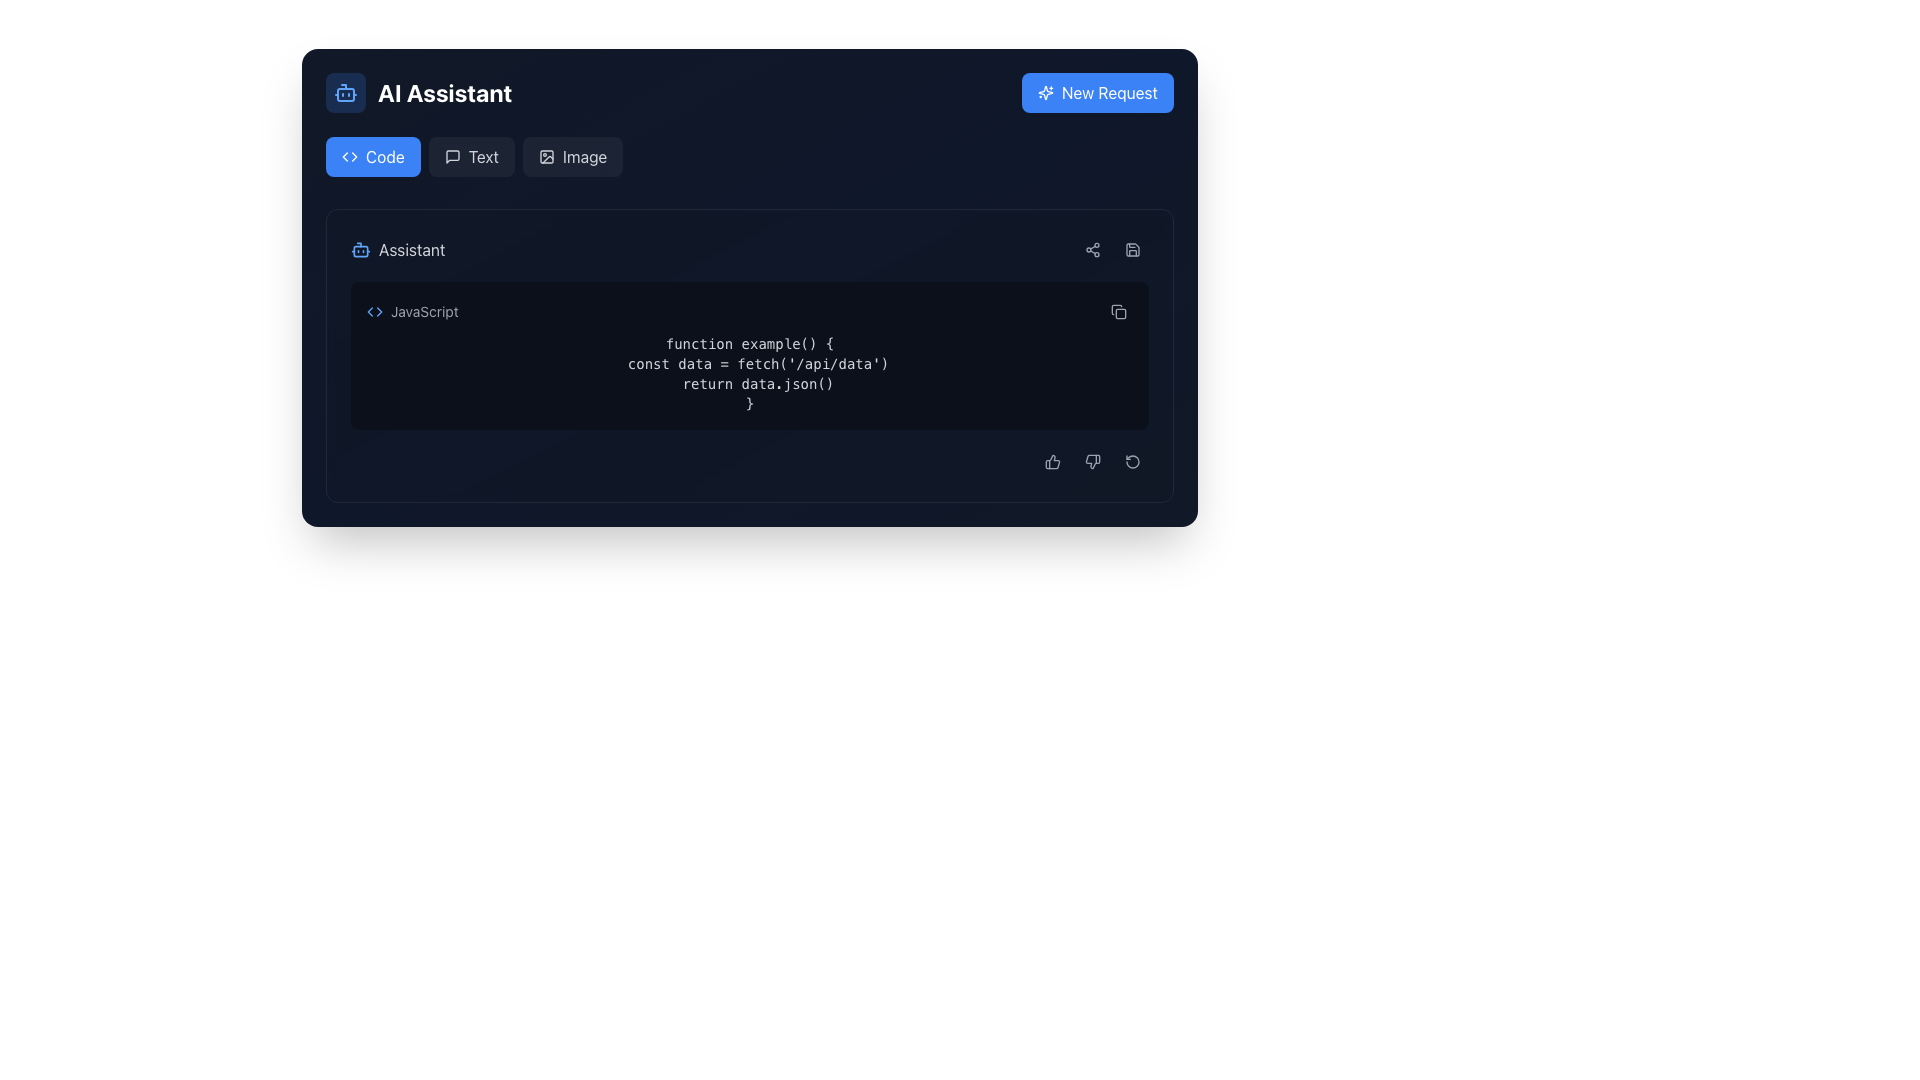 The height and width of the screenshot is (1080, 1920). What do you see at coordinates (572, 156) in the screenshot?
I see `keyboard navigation` at bounding box center [572, 156].